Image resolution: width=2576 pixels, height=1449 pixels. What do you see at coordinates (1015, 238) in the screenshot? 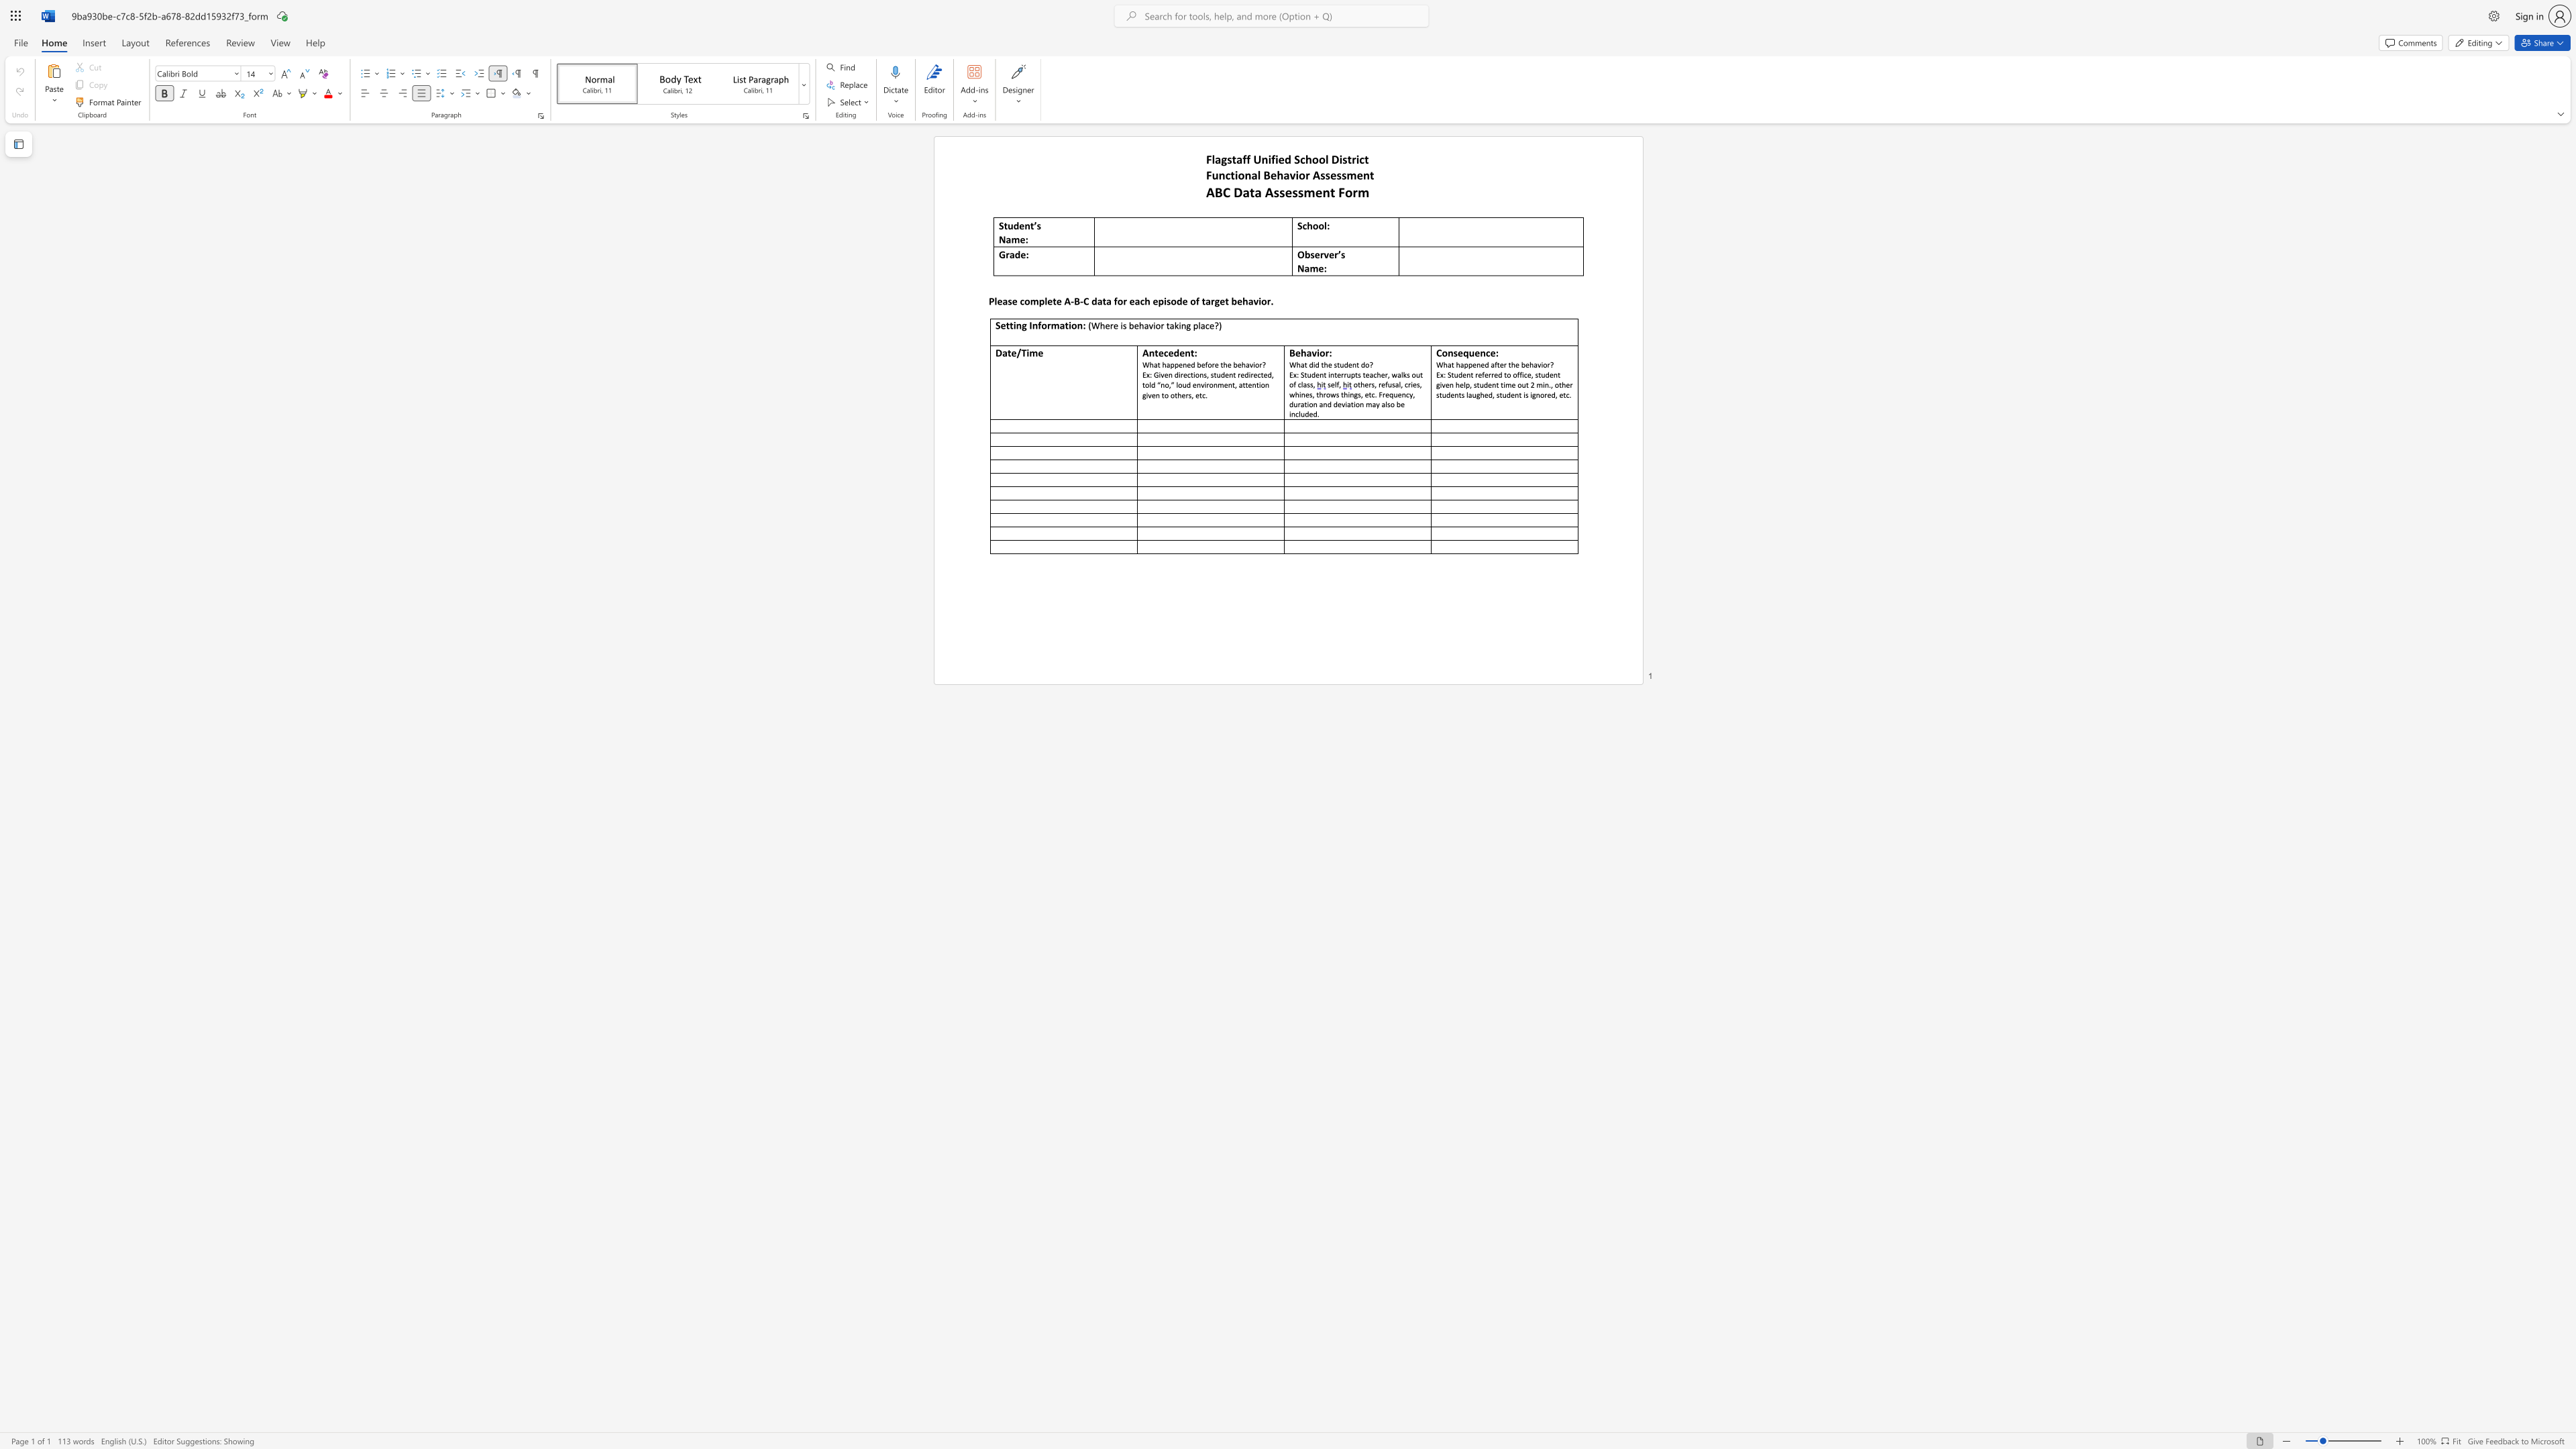
I see `the 1th character "m" in the text` at bounding box center [1015, 238].